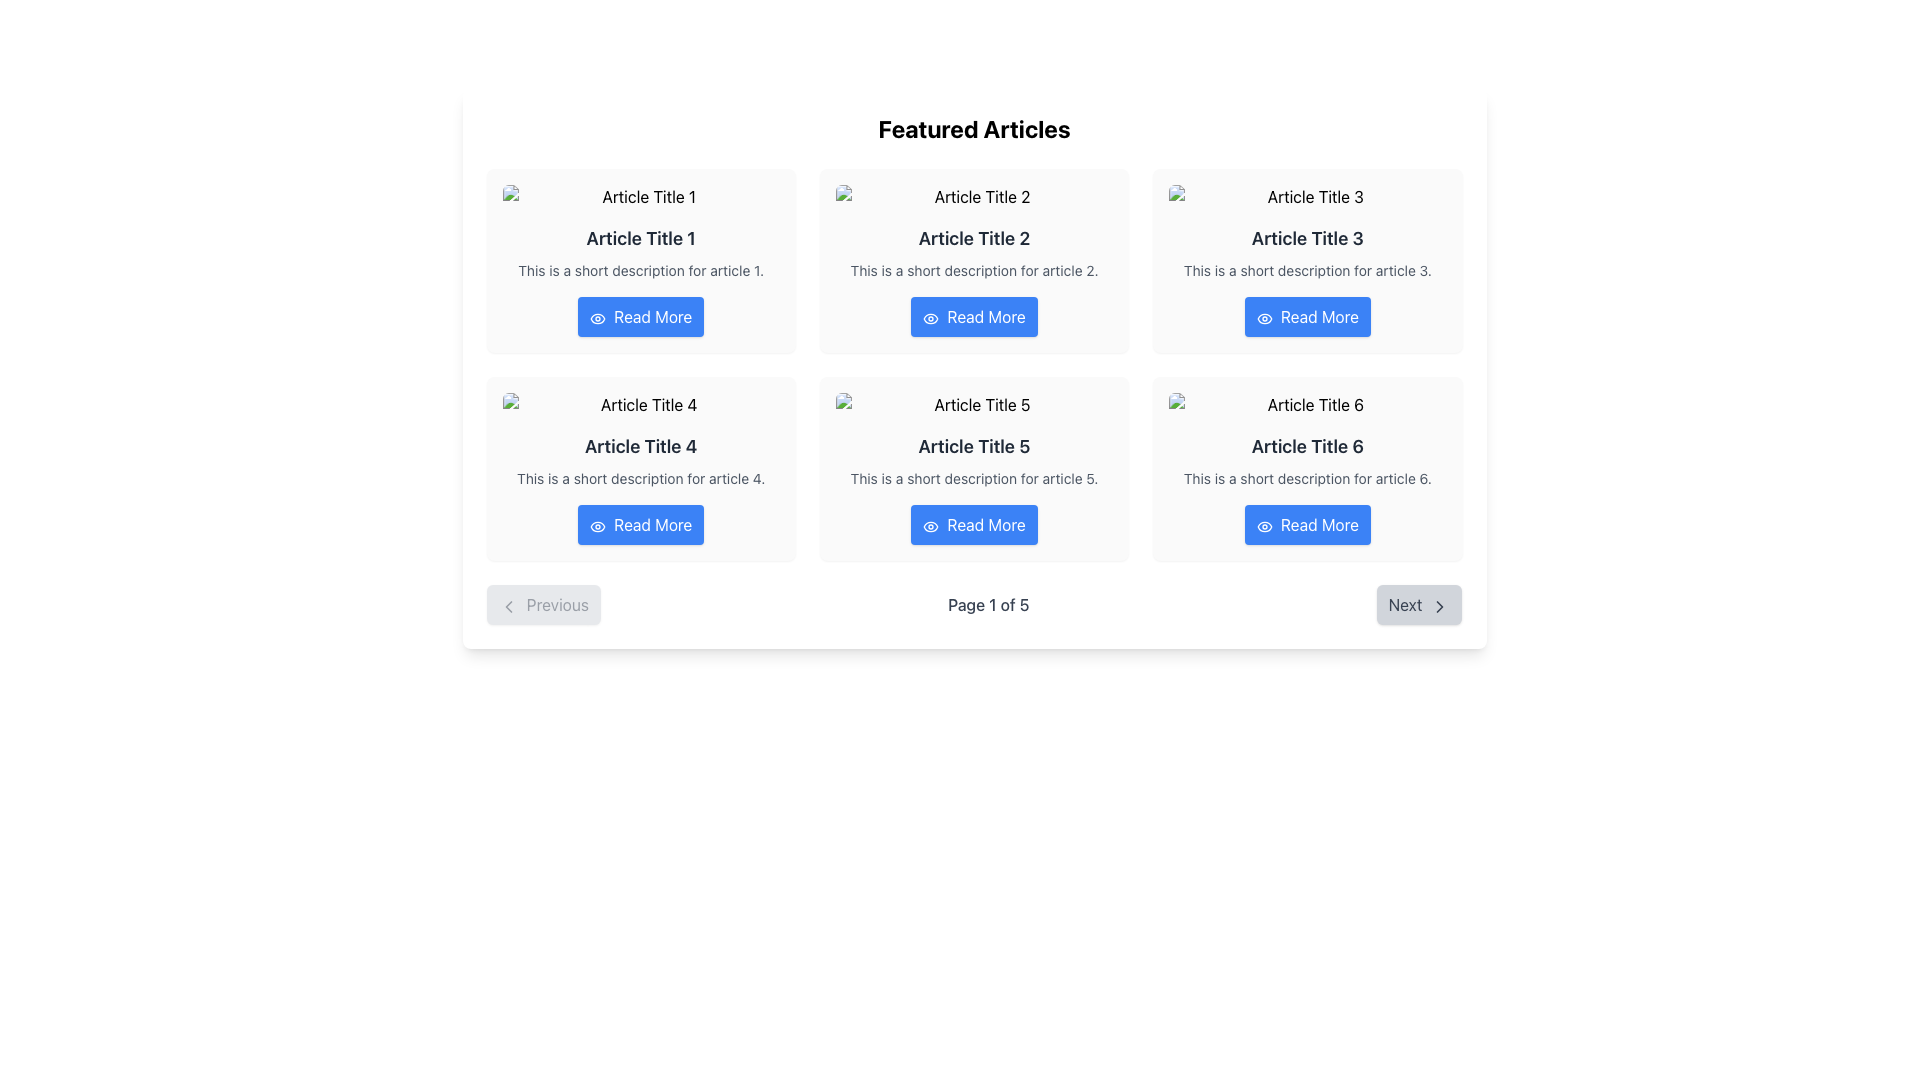 This screenshot has width=1920, height=1080. Describe the element at coordinates (930, 525) in the screenshot. I see `the eye icon inside the blue 'Read More' button located in the bottom segment of the card labeled 'Article Title 5'` at that location.